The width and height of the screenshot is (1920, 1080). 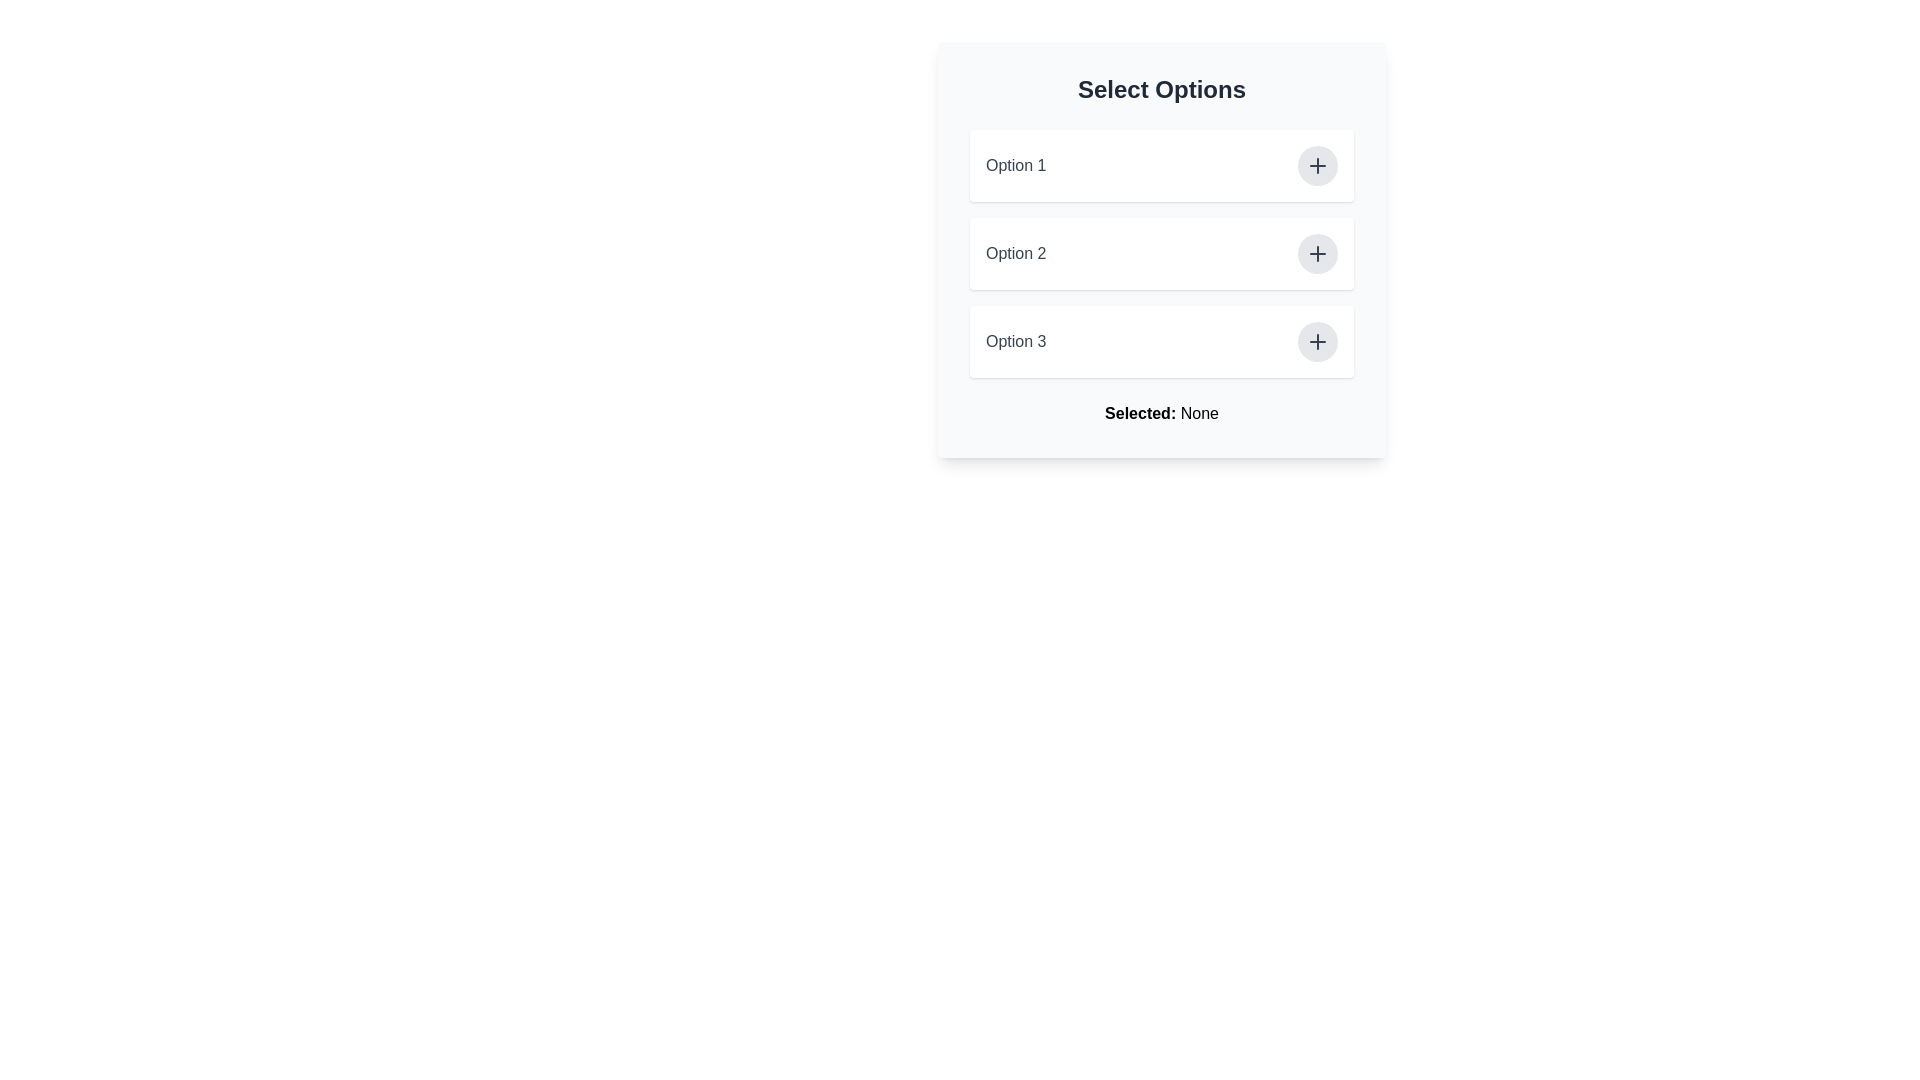 I want to click on the 'Option 3' text label, which is displayed in medium gray font on a white panel, so click(x=1016, y=341).